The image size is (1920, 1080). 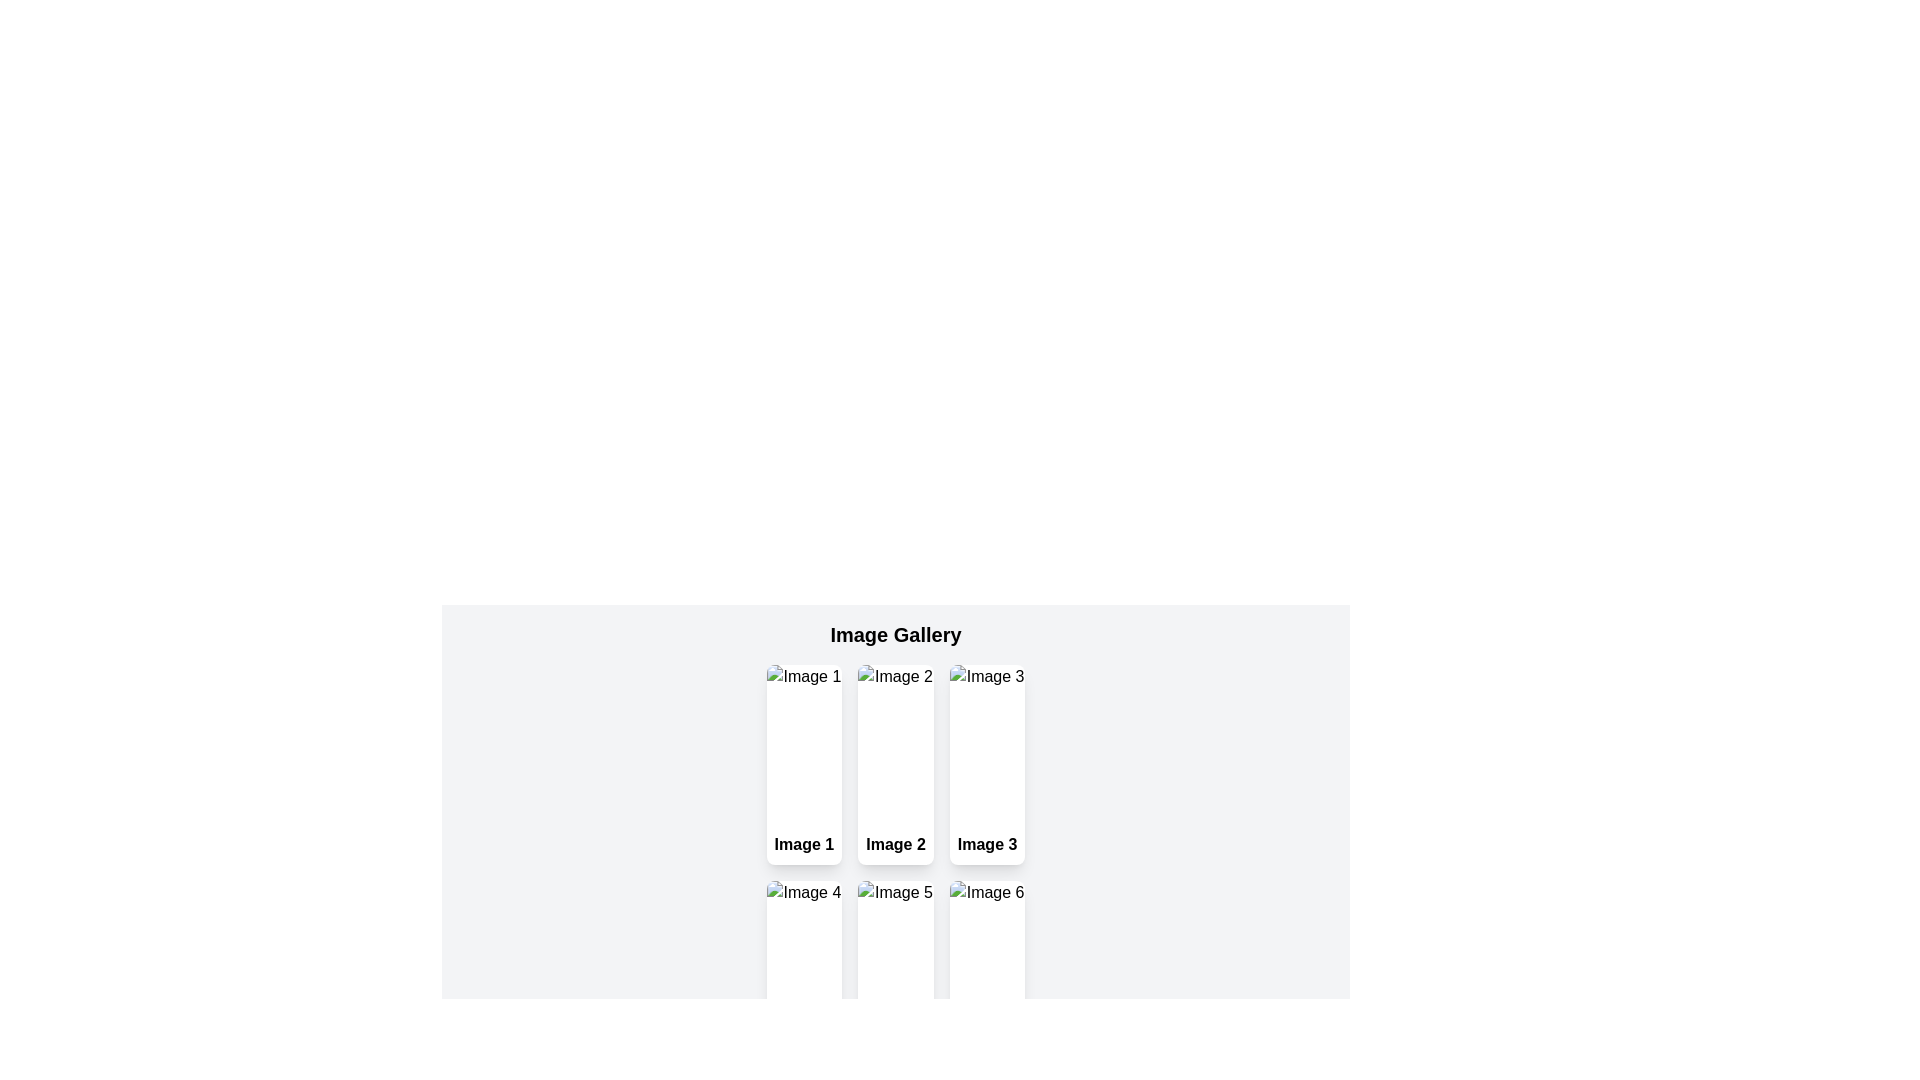 What do you see at coordinates (987, 744) in the screenshot?
I see `the rectangular image labeled 'Image 3' located at the top of the third column` at bounding box center [987, 744].